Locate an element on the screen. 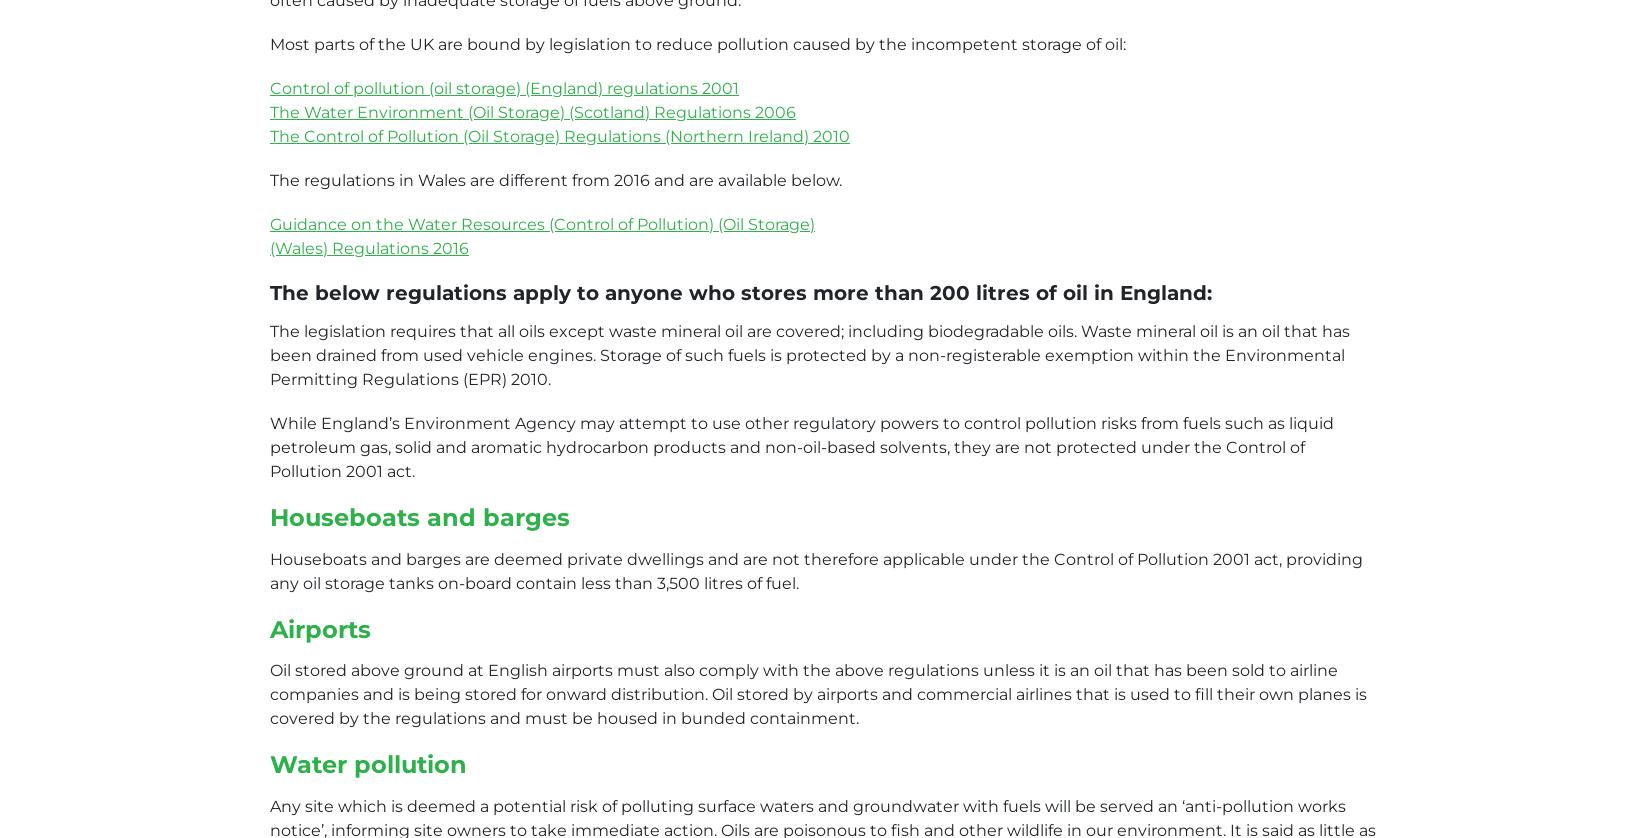 The image size is (1650, 838). 'VAT Number: 855003252' is located at coordinates (366, 410).